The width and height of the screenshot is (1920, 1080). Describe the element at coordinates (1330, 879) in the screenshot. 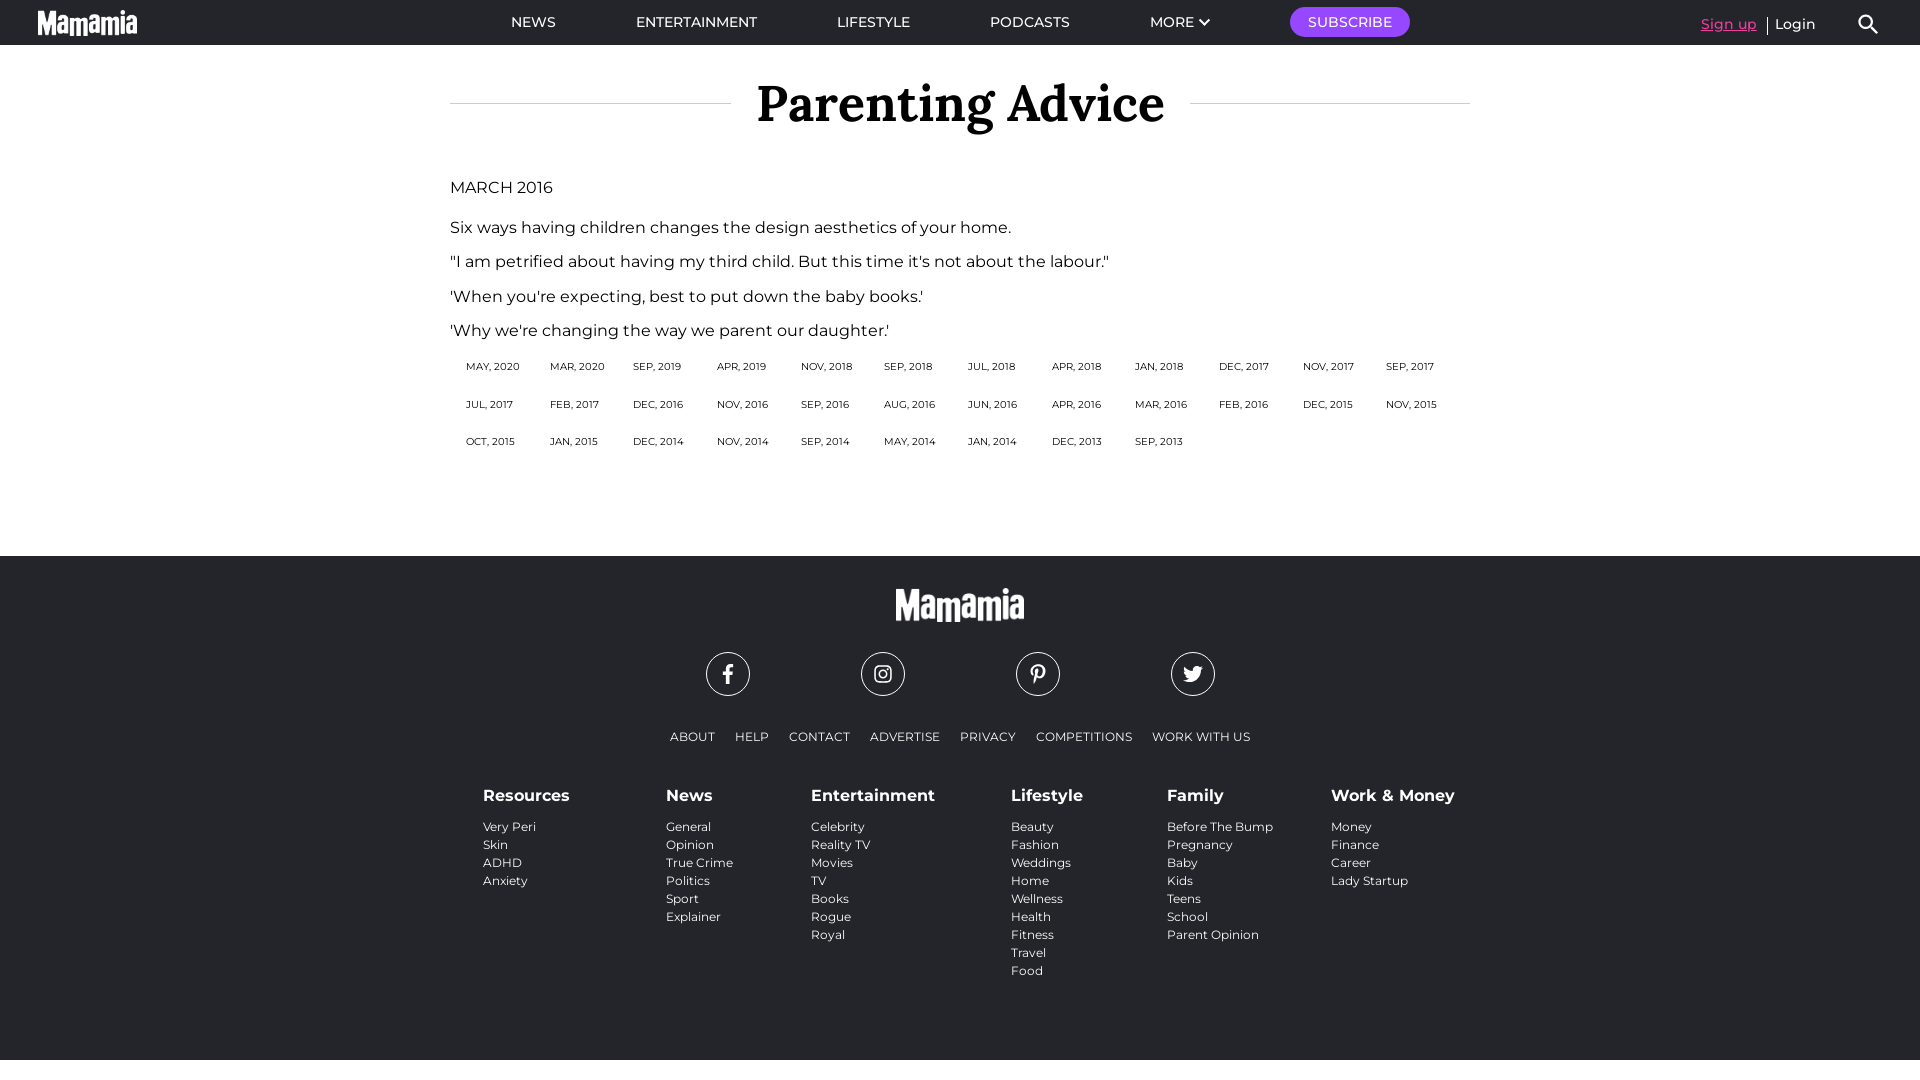

I see `'Lady Startup'` at that location.